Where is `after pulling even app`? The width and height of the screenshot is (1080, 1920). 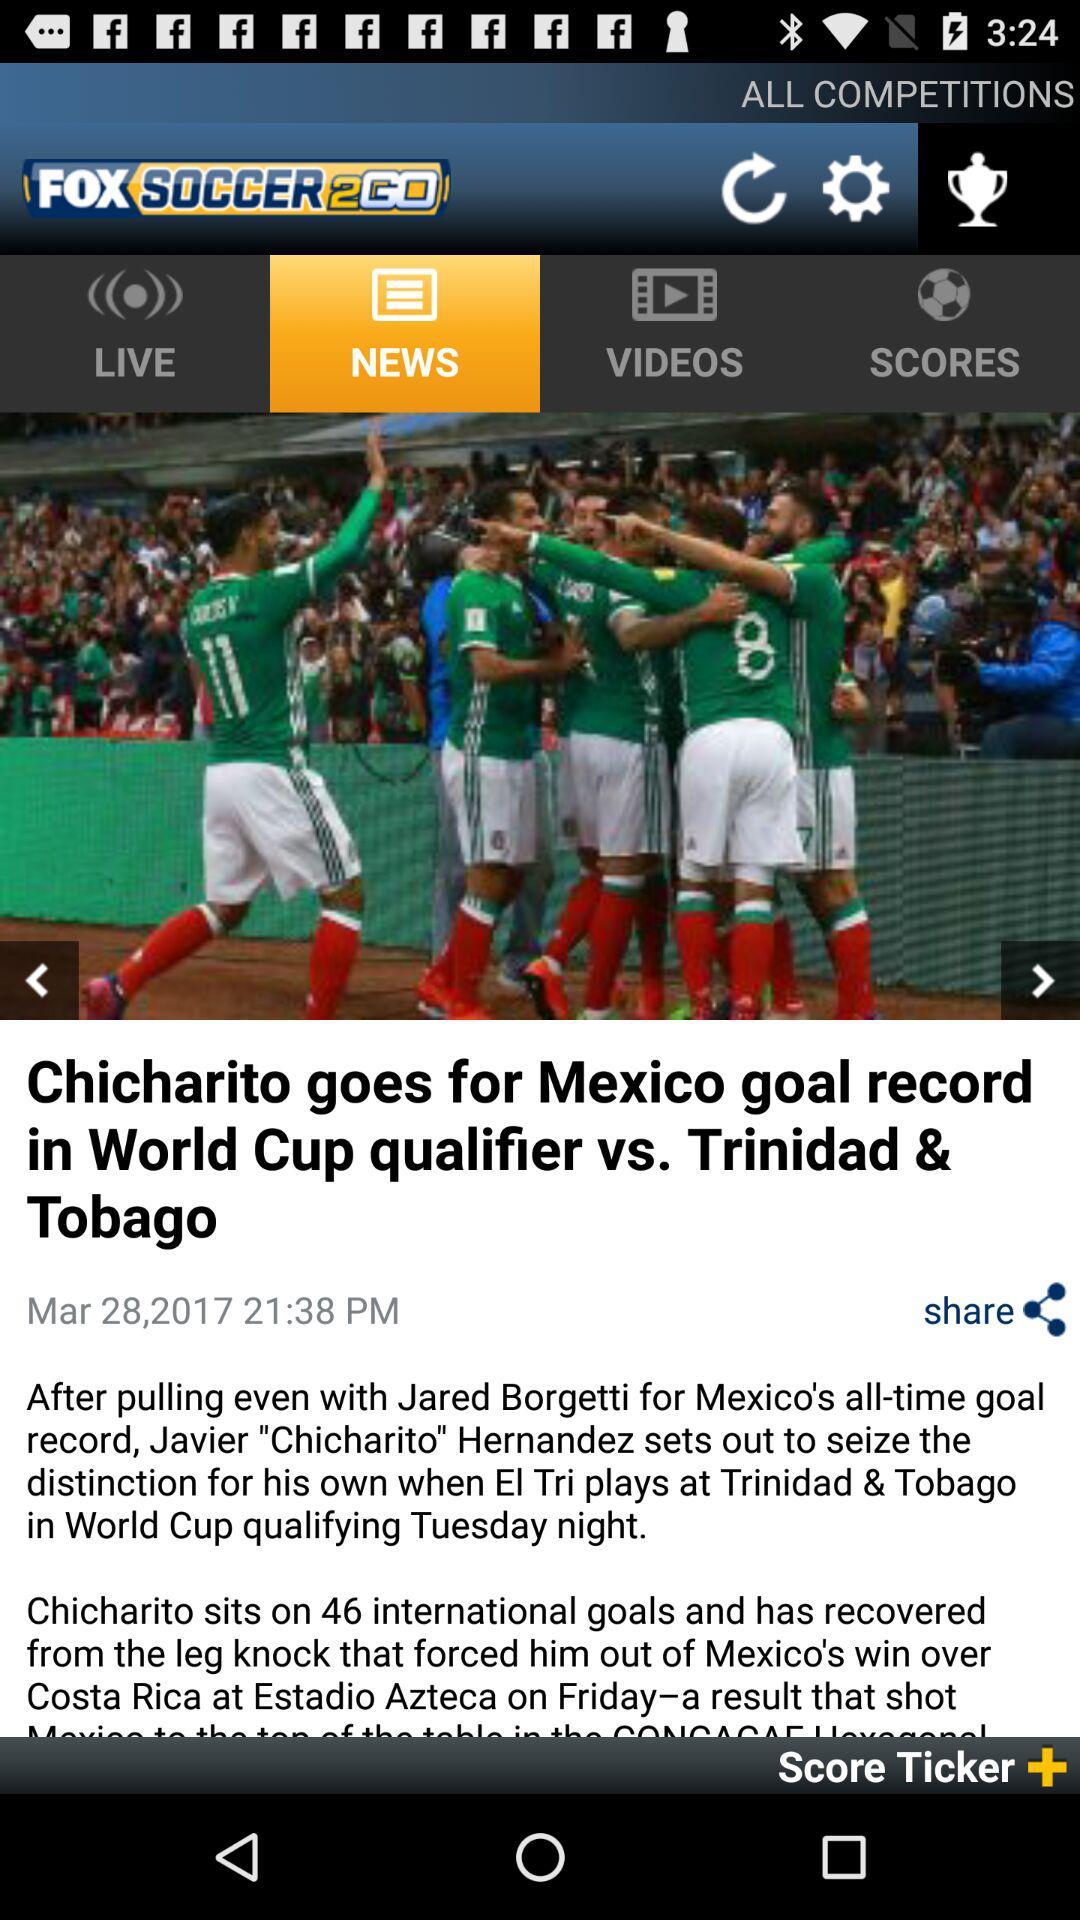 after pulling even app is located at coordinates (540, 1553).